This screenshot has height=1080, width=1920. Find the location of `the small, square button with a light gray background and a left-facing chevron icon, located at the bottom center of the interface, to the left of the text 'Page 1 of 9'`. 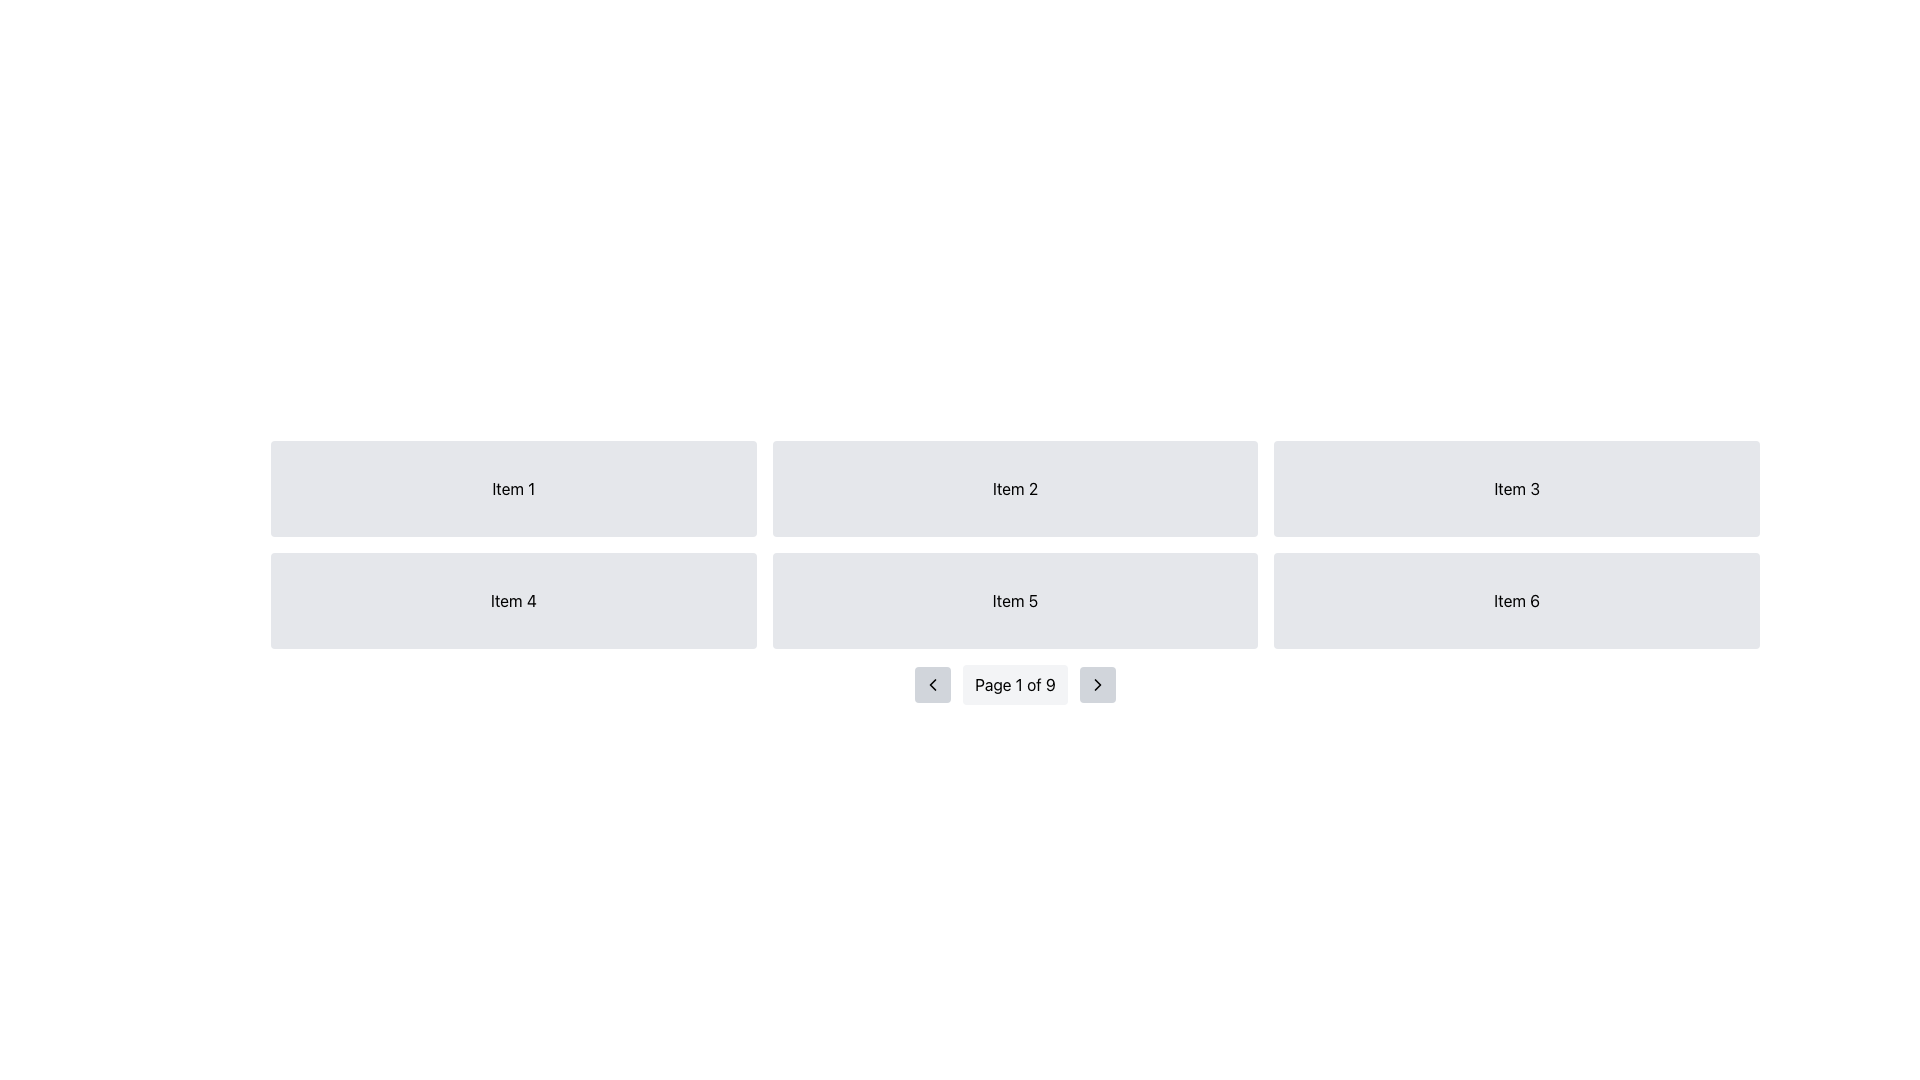

the small, square button with a light gray background and a left-facing chevron icon, located at the bottom center of the interface, to the left of the text 'Page 1 of 9' is located at coordinates (932, 684).